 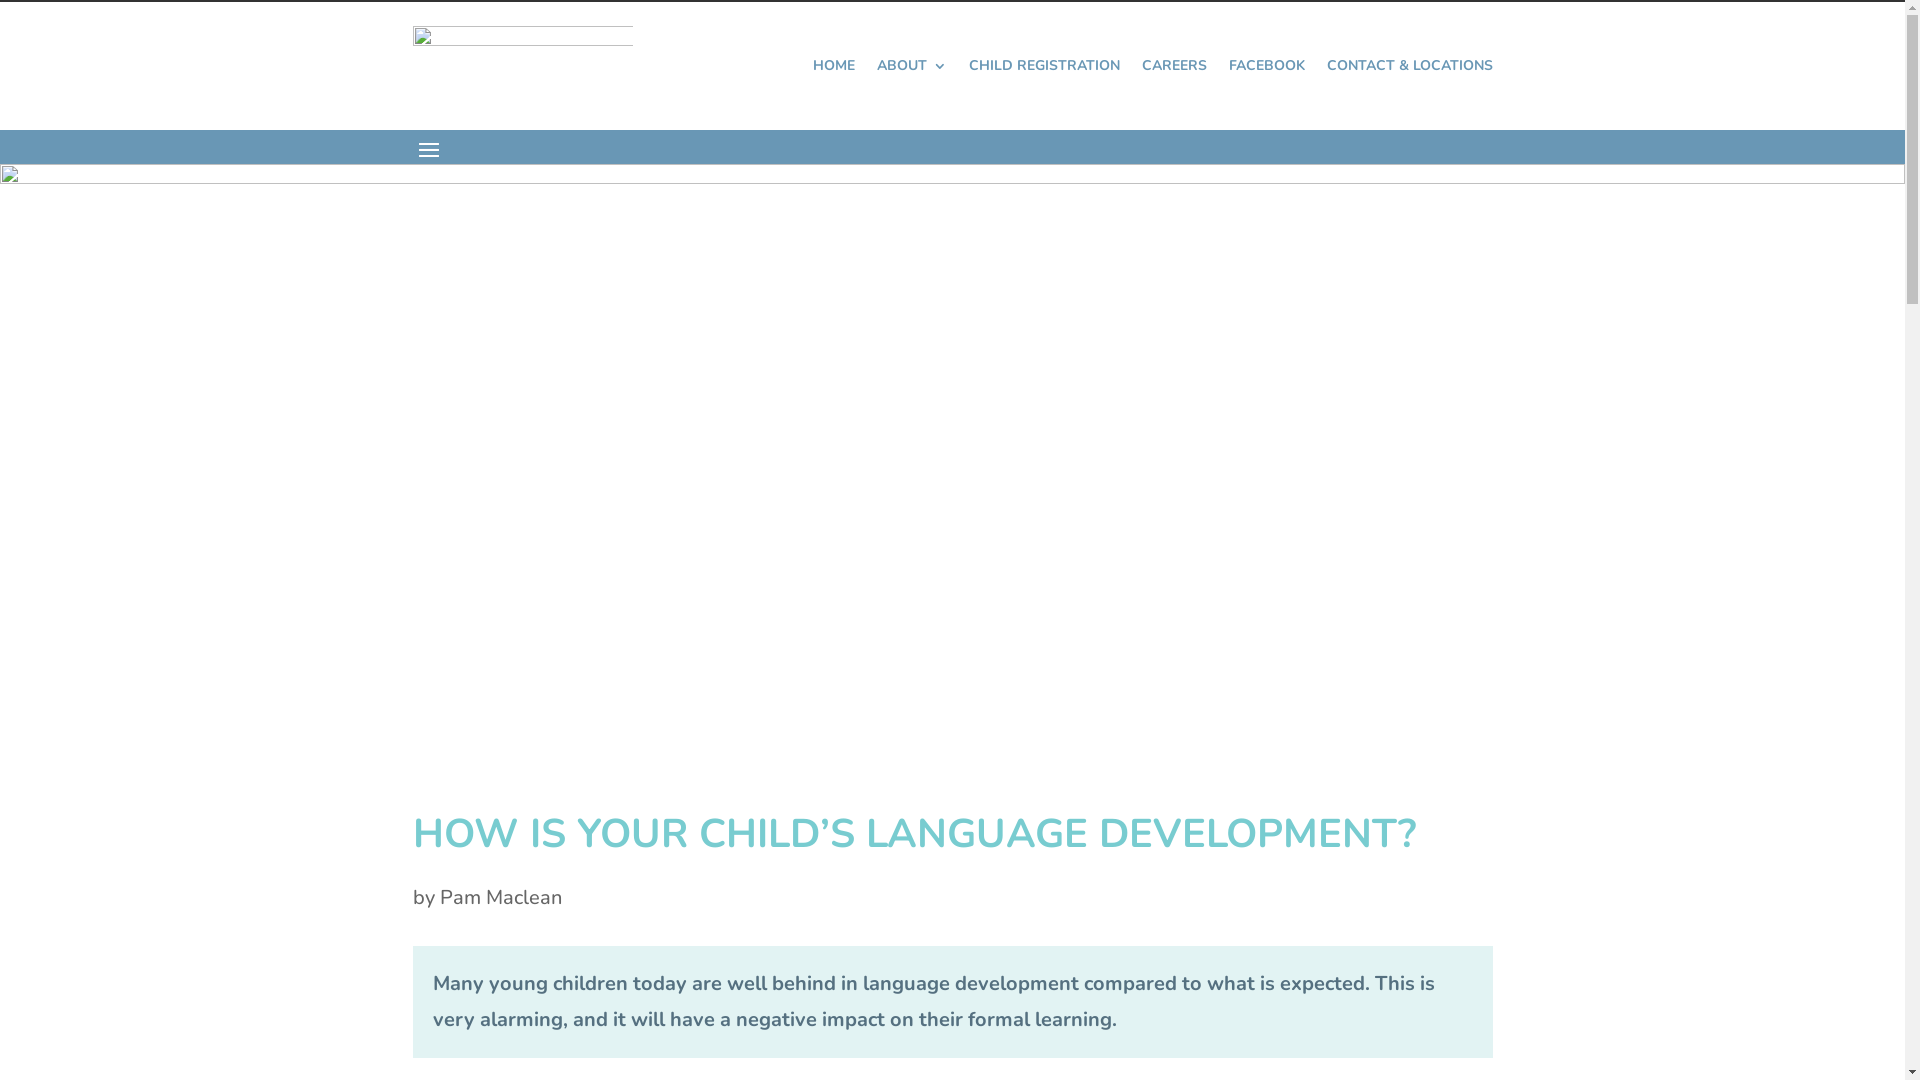 I want to click on 'Pam Maclean', so click(x=439, y=896).